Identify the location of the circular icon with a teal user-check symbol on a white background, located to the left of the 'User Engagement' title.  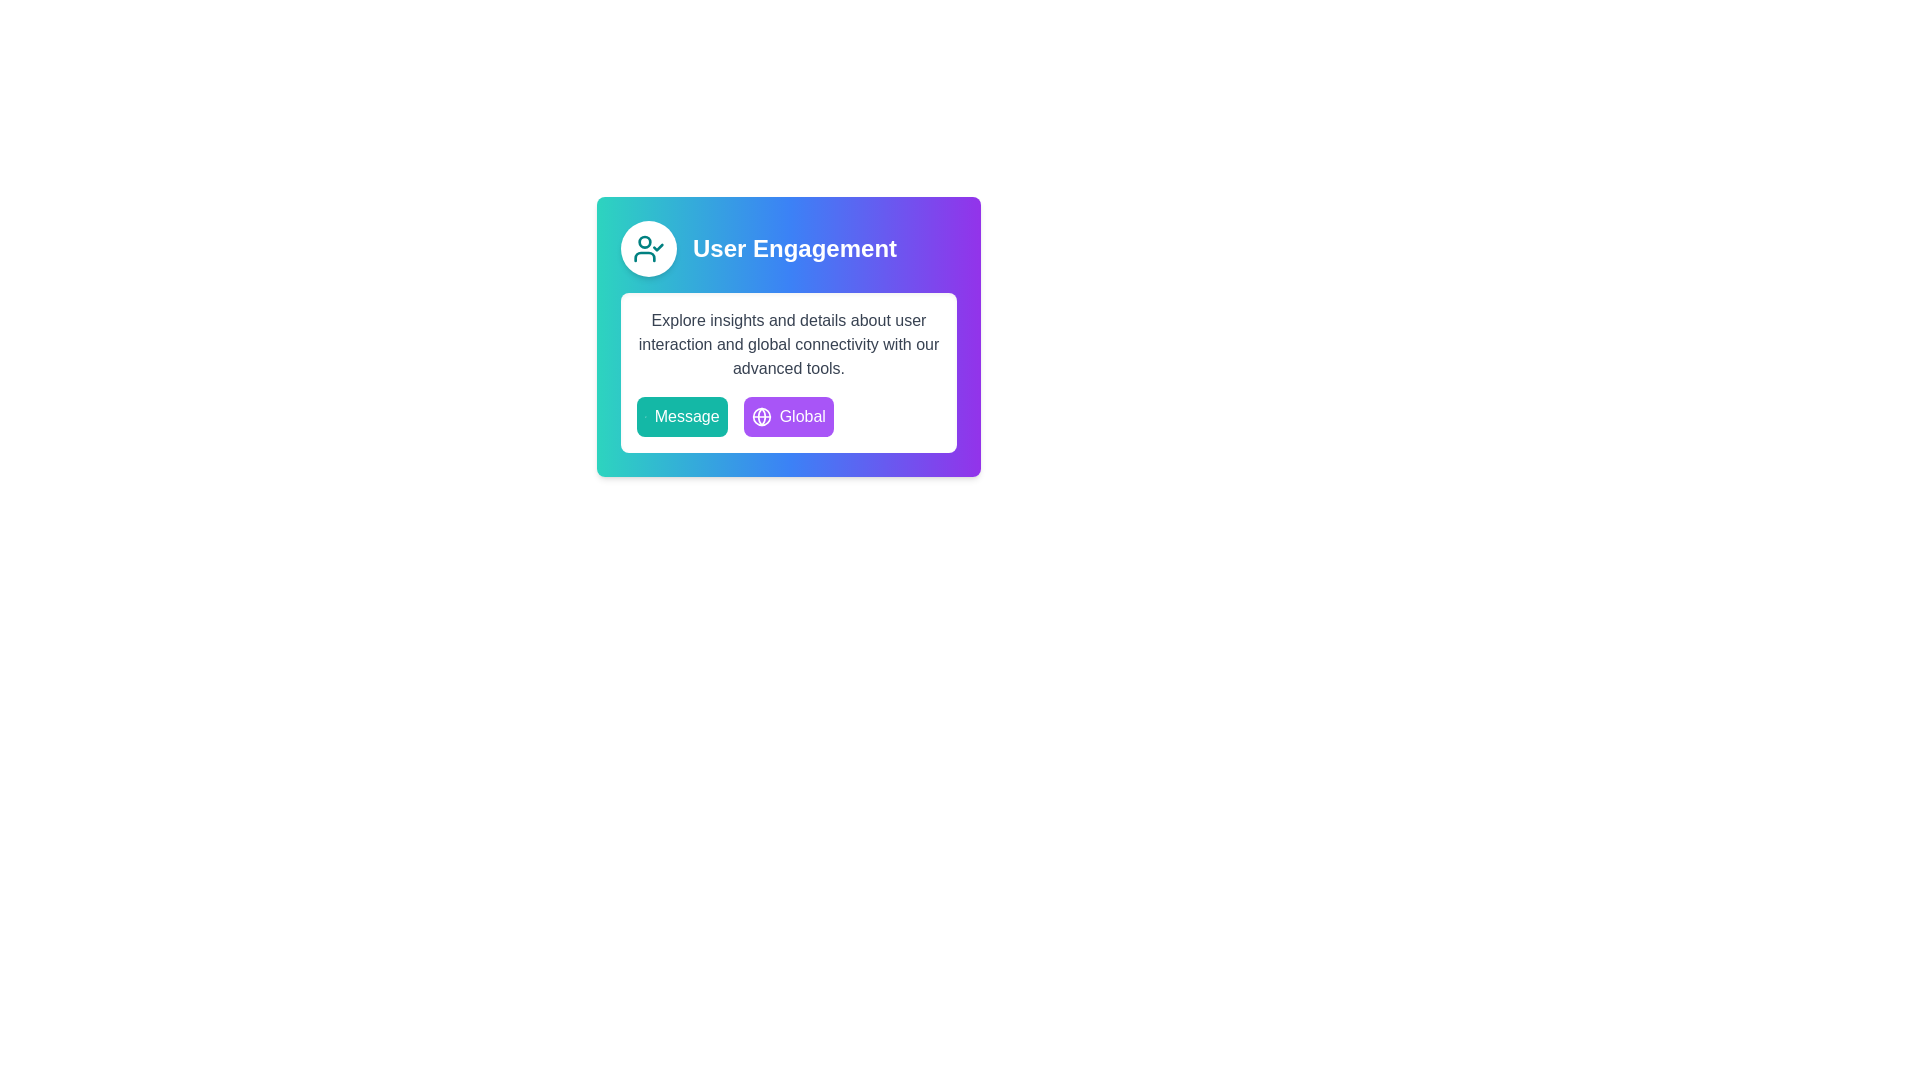
(648, 248).